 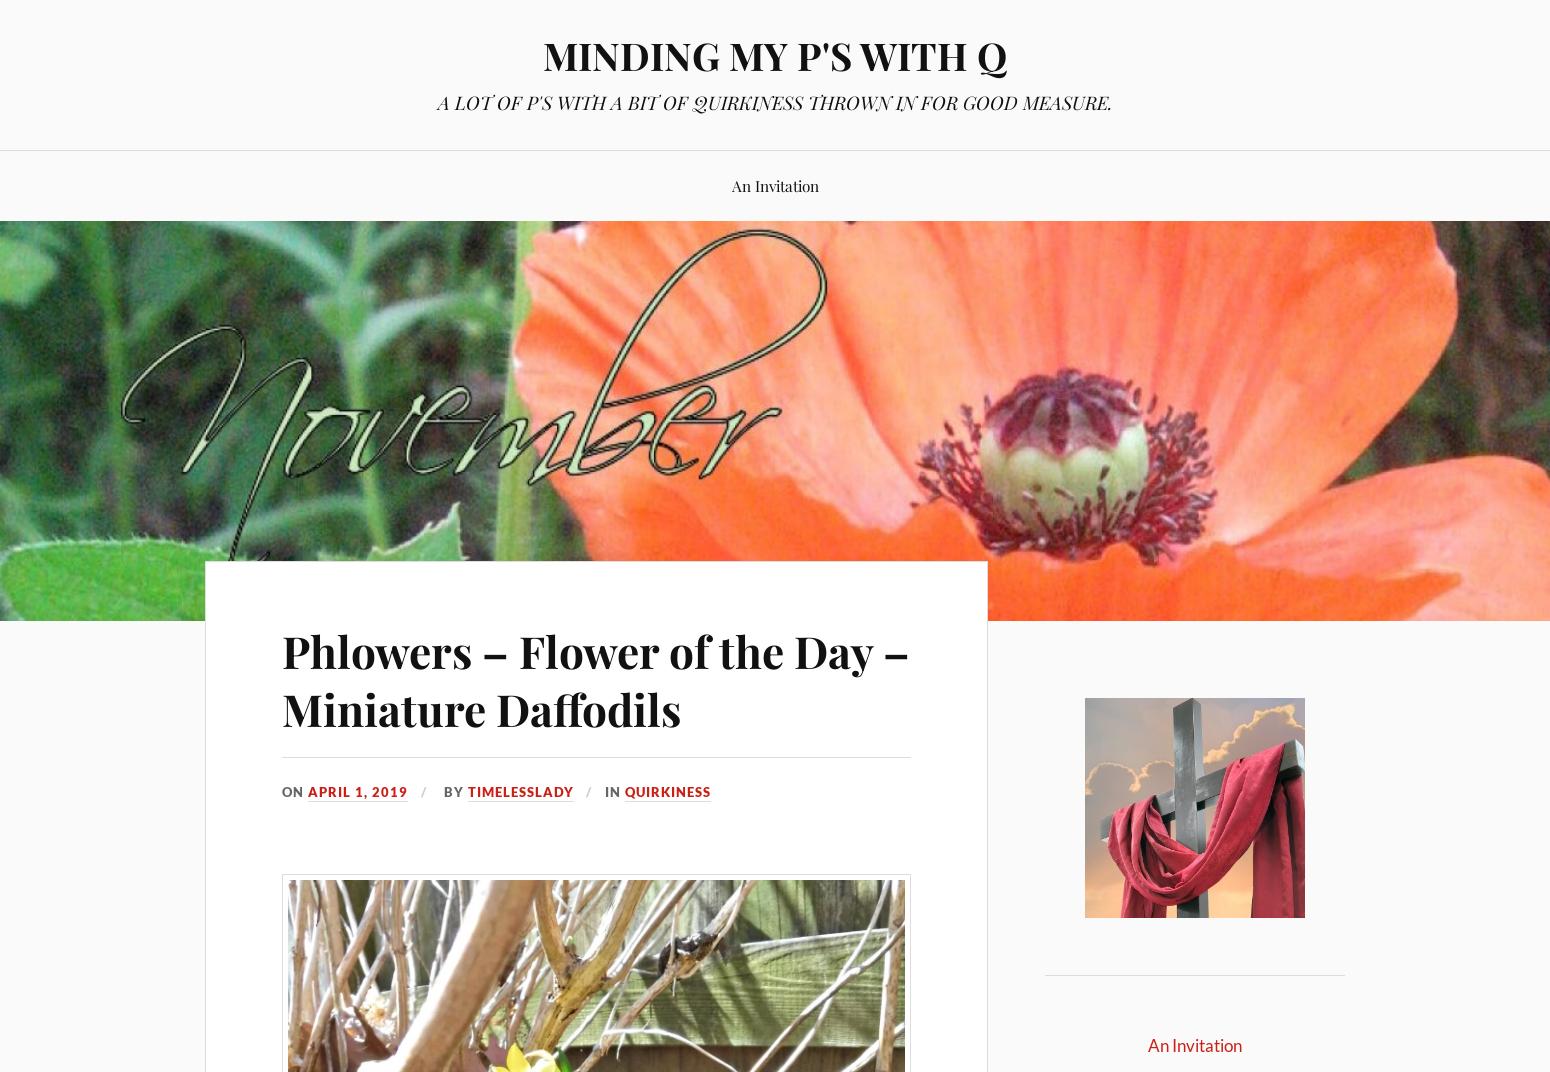 I want to click on 'April 1, 2019', so click(x=357, y=791).